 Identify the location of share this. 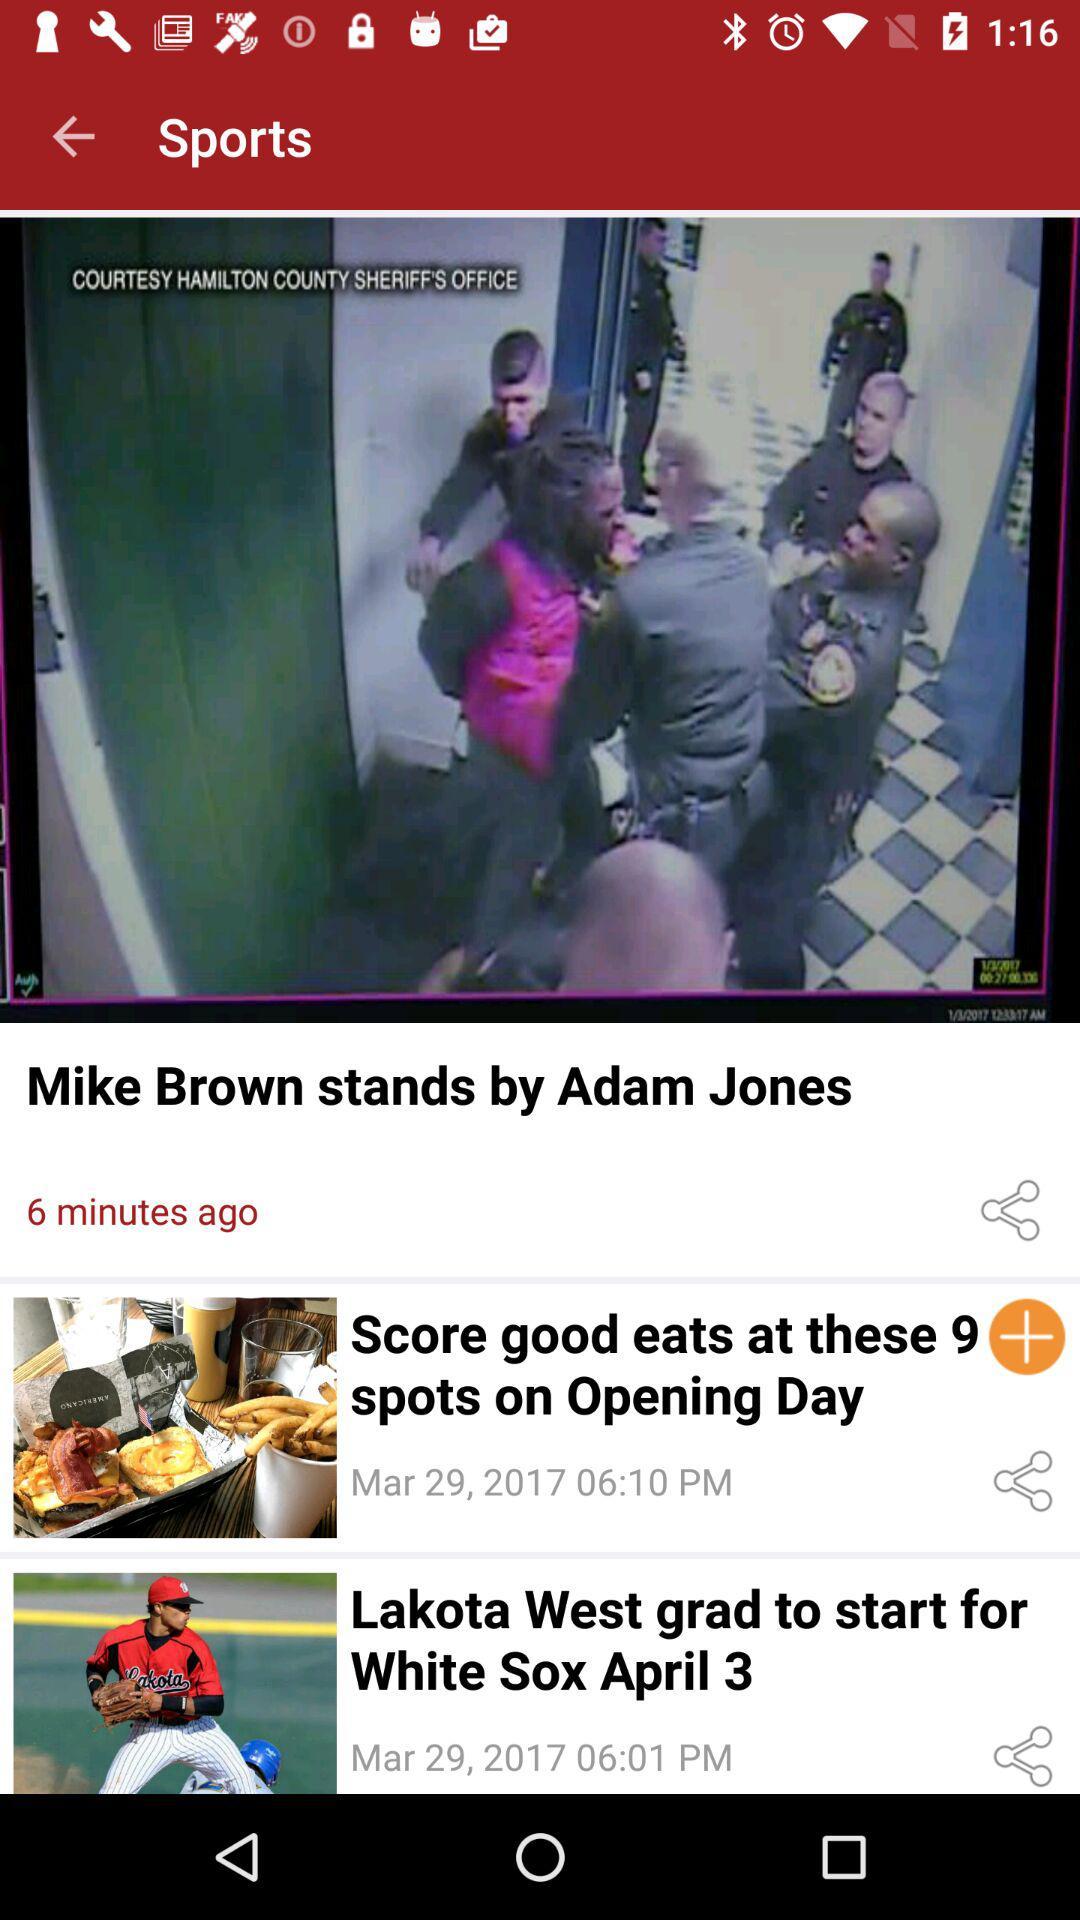
(1014, 1209).